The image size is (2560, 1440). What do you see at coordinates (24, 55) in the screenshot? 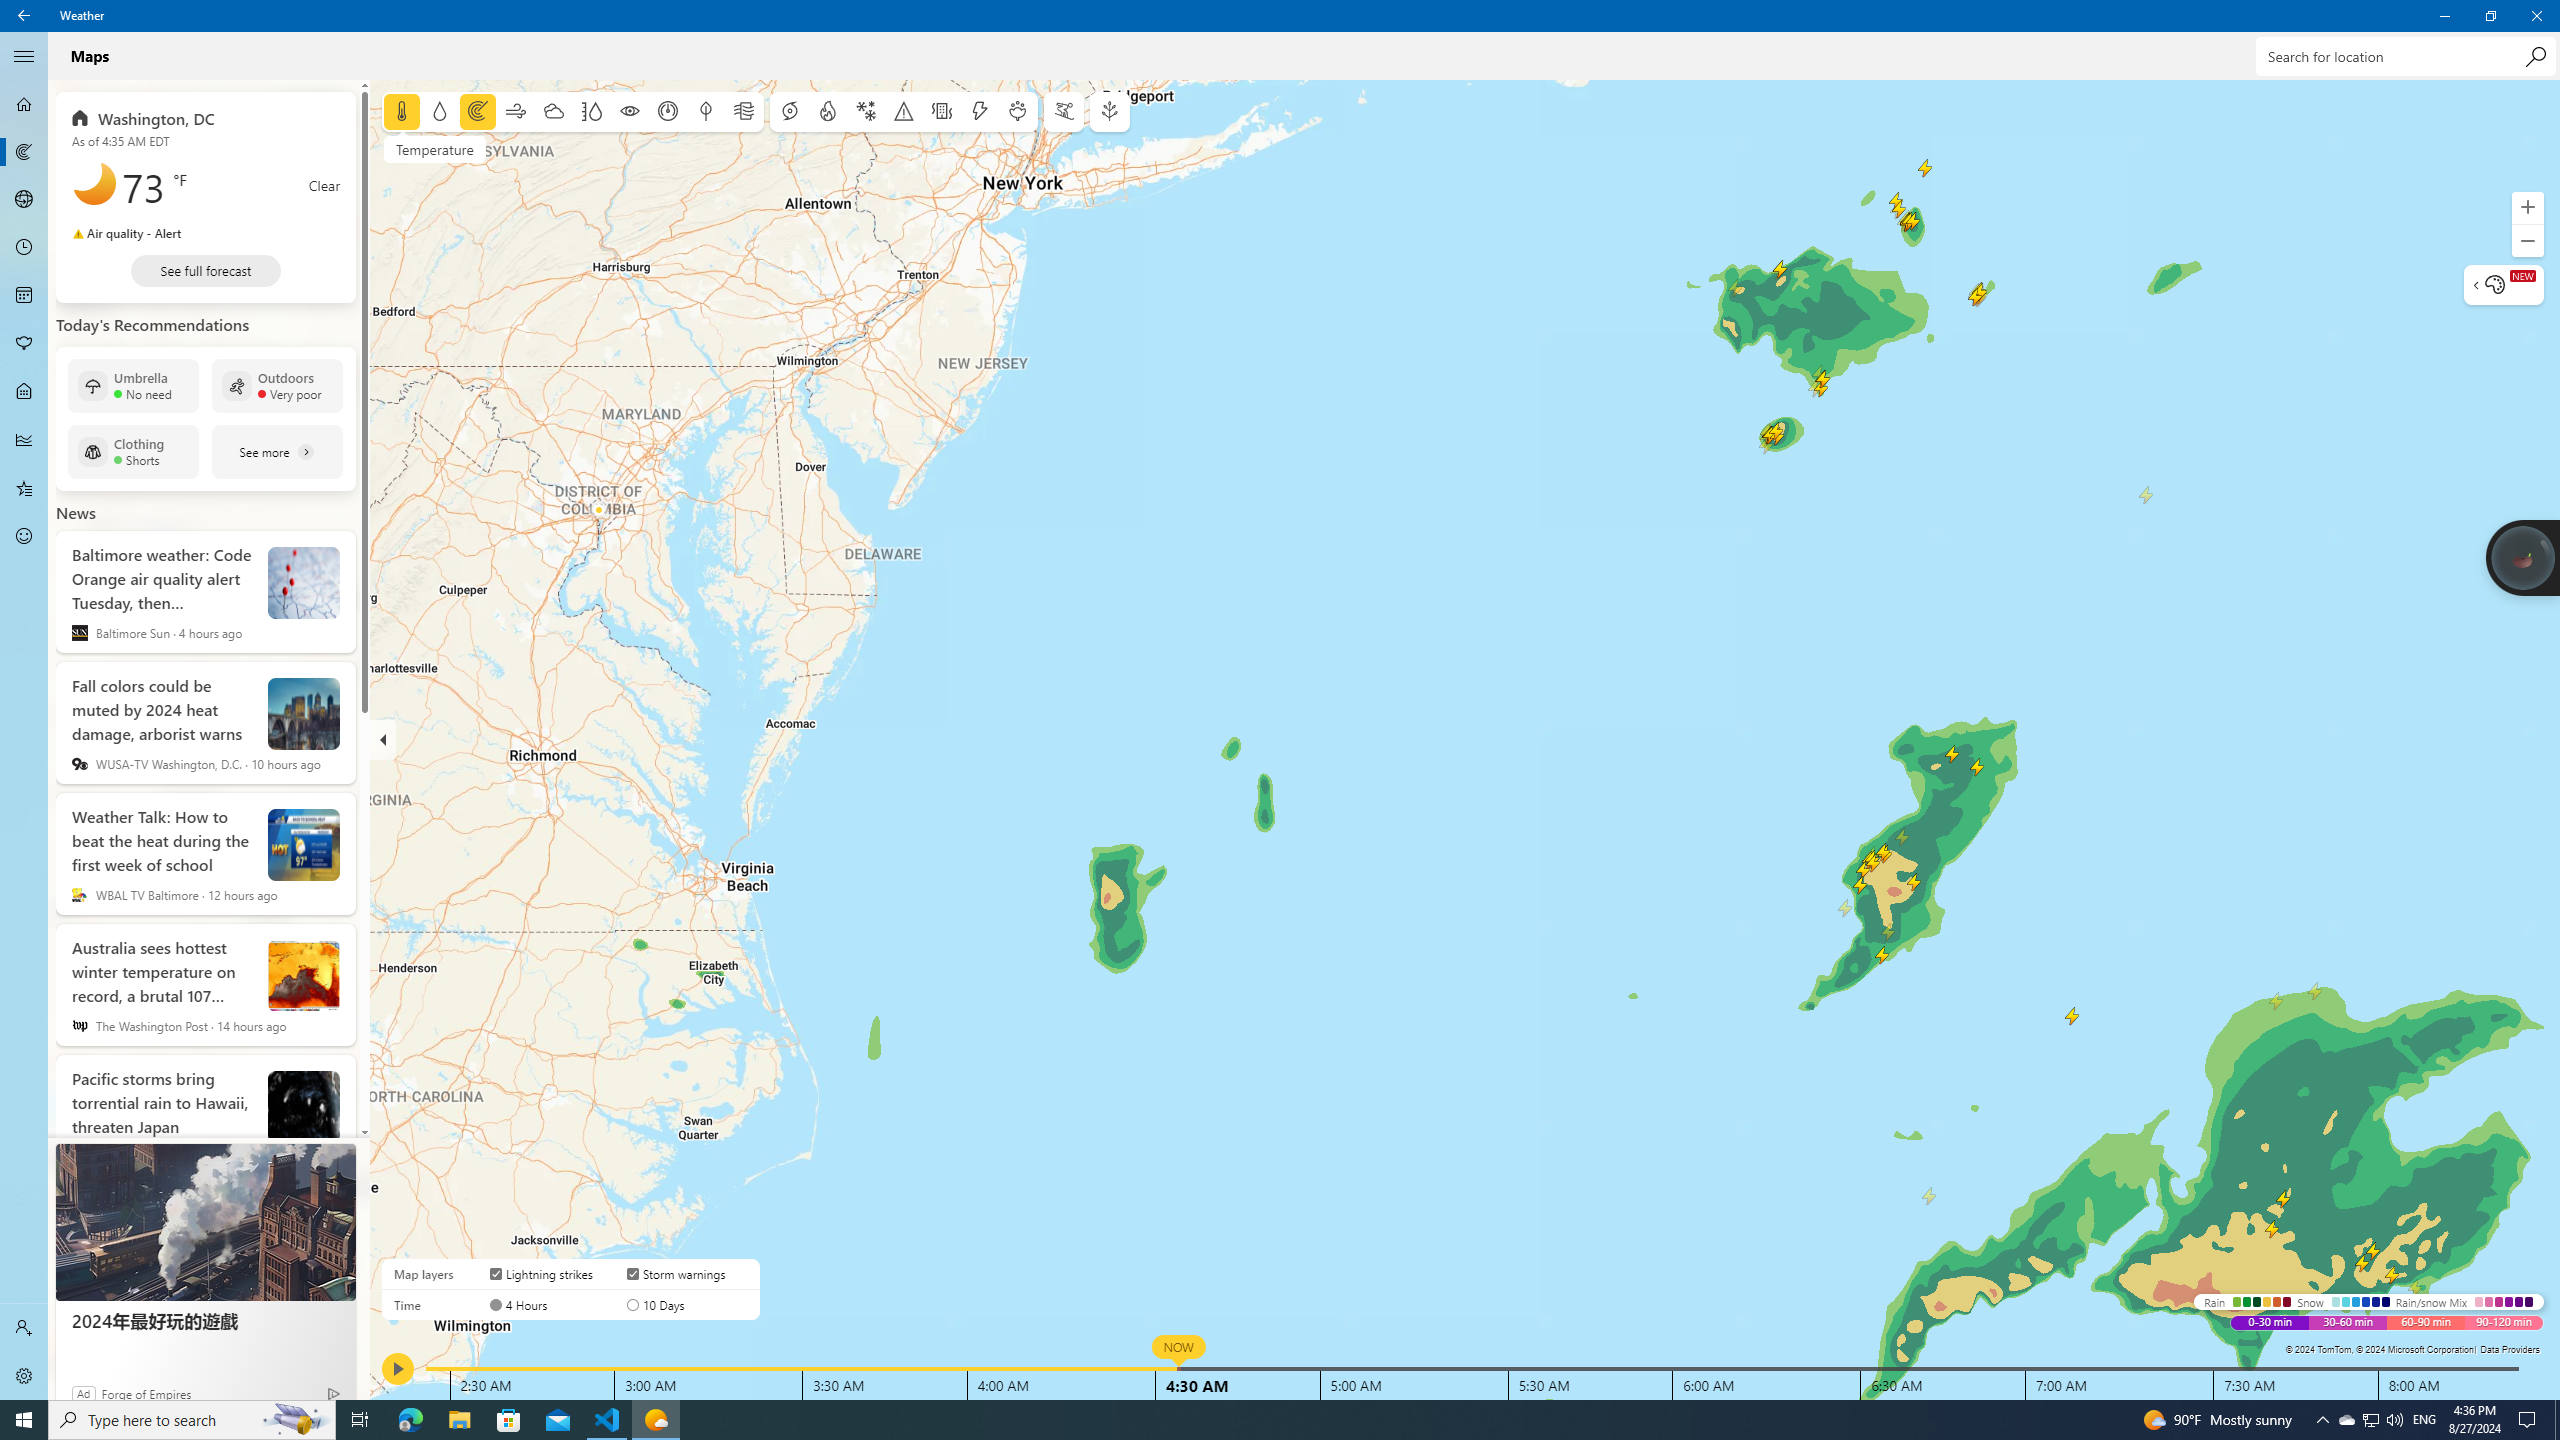
I see `'Collapse Navigation'` at bounding box center [24, 55].